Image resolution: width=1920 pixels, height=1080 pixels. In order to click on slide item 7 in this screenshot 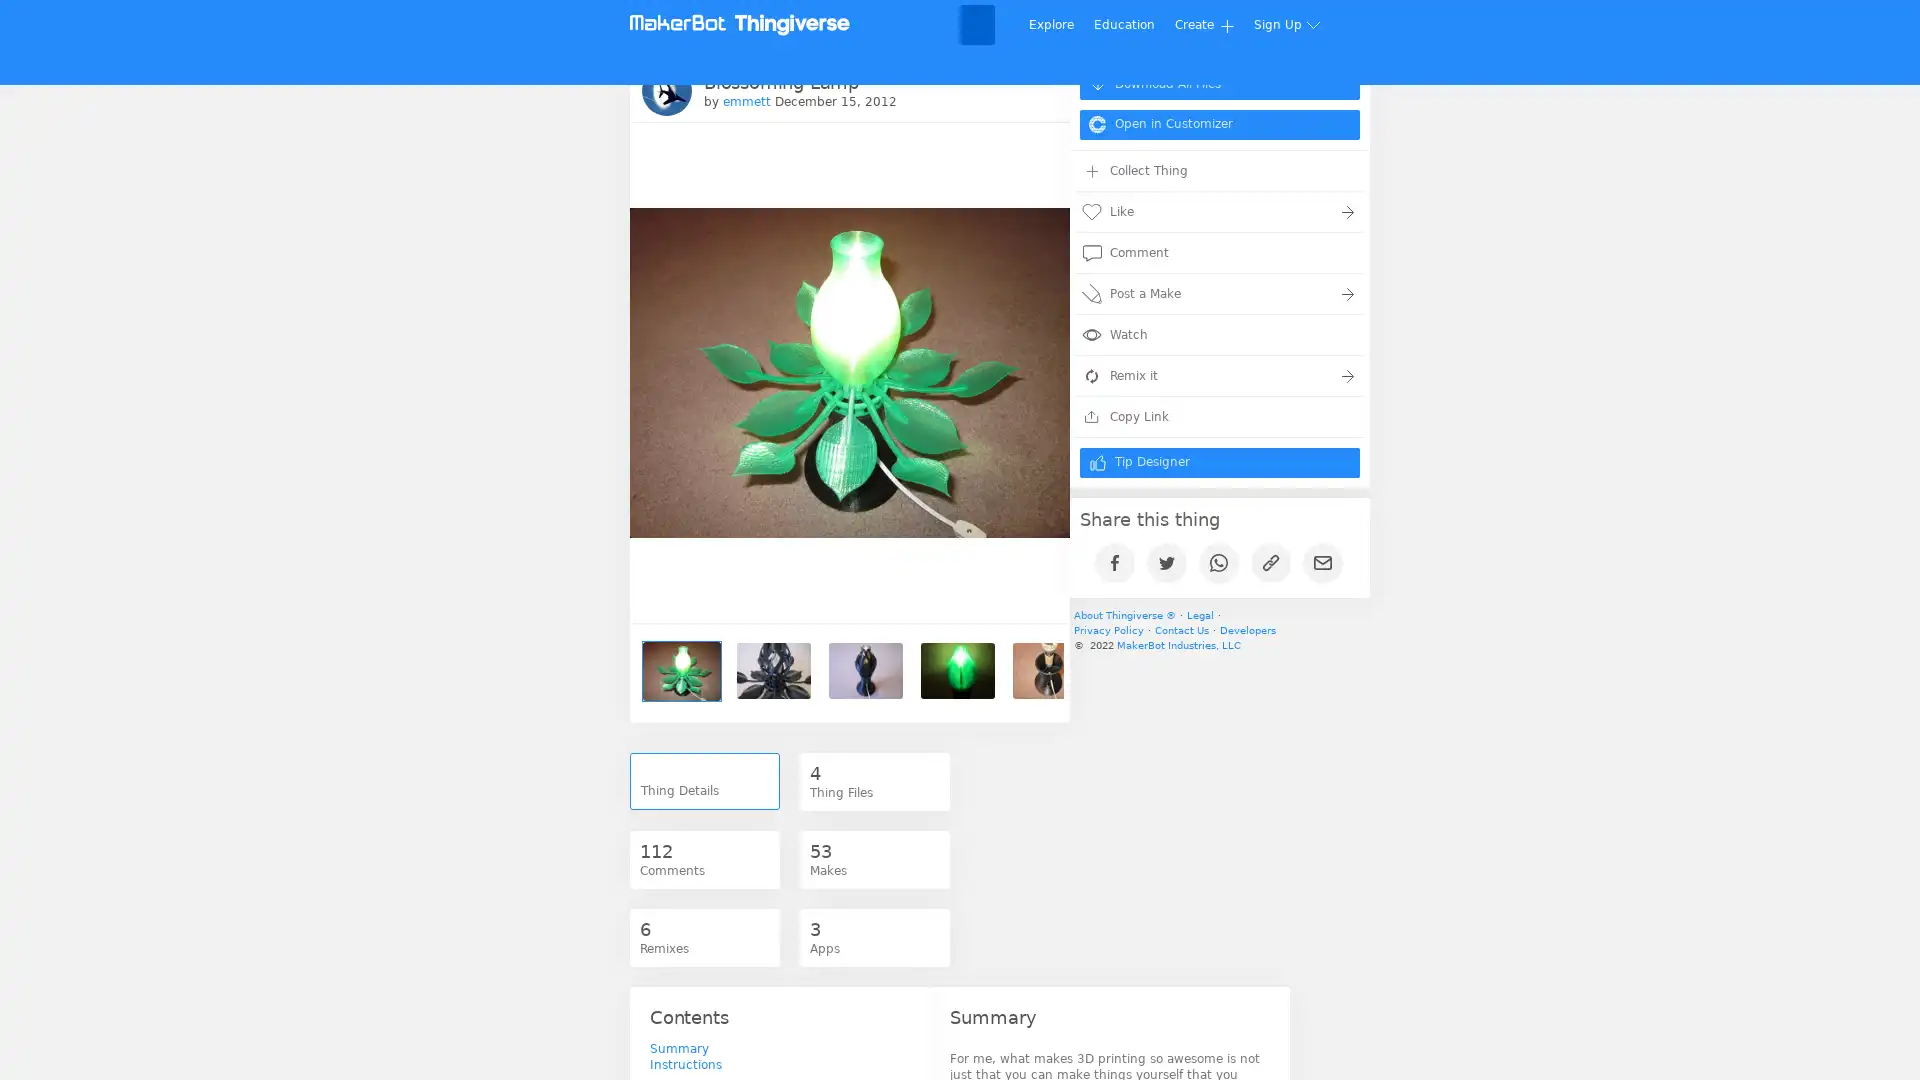, I will do `click(1232, 670)`.